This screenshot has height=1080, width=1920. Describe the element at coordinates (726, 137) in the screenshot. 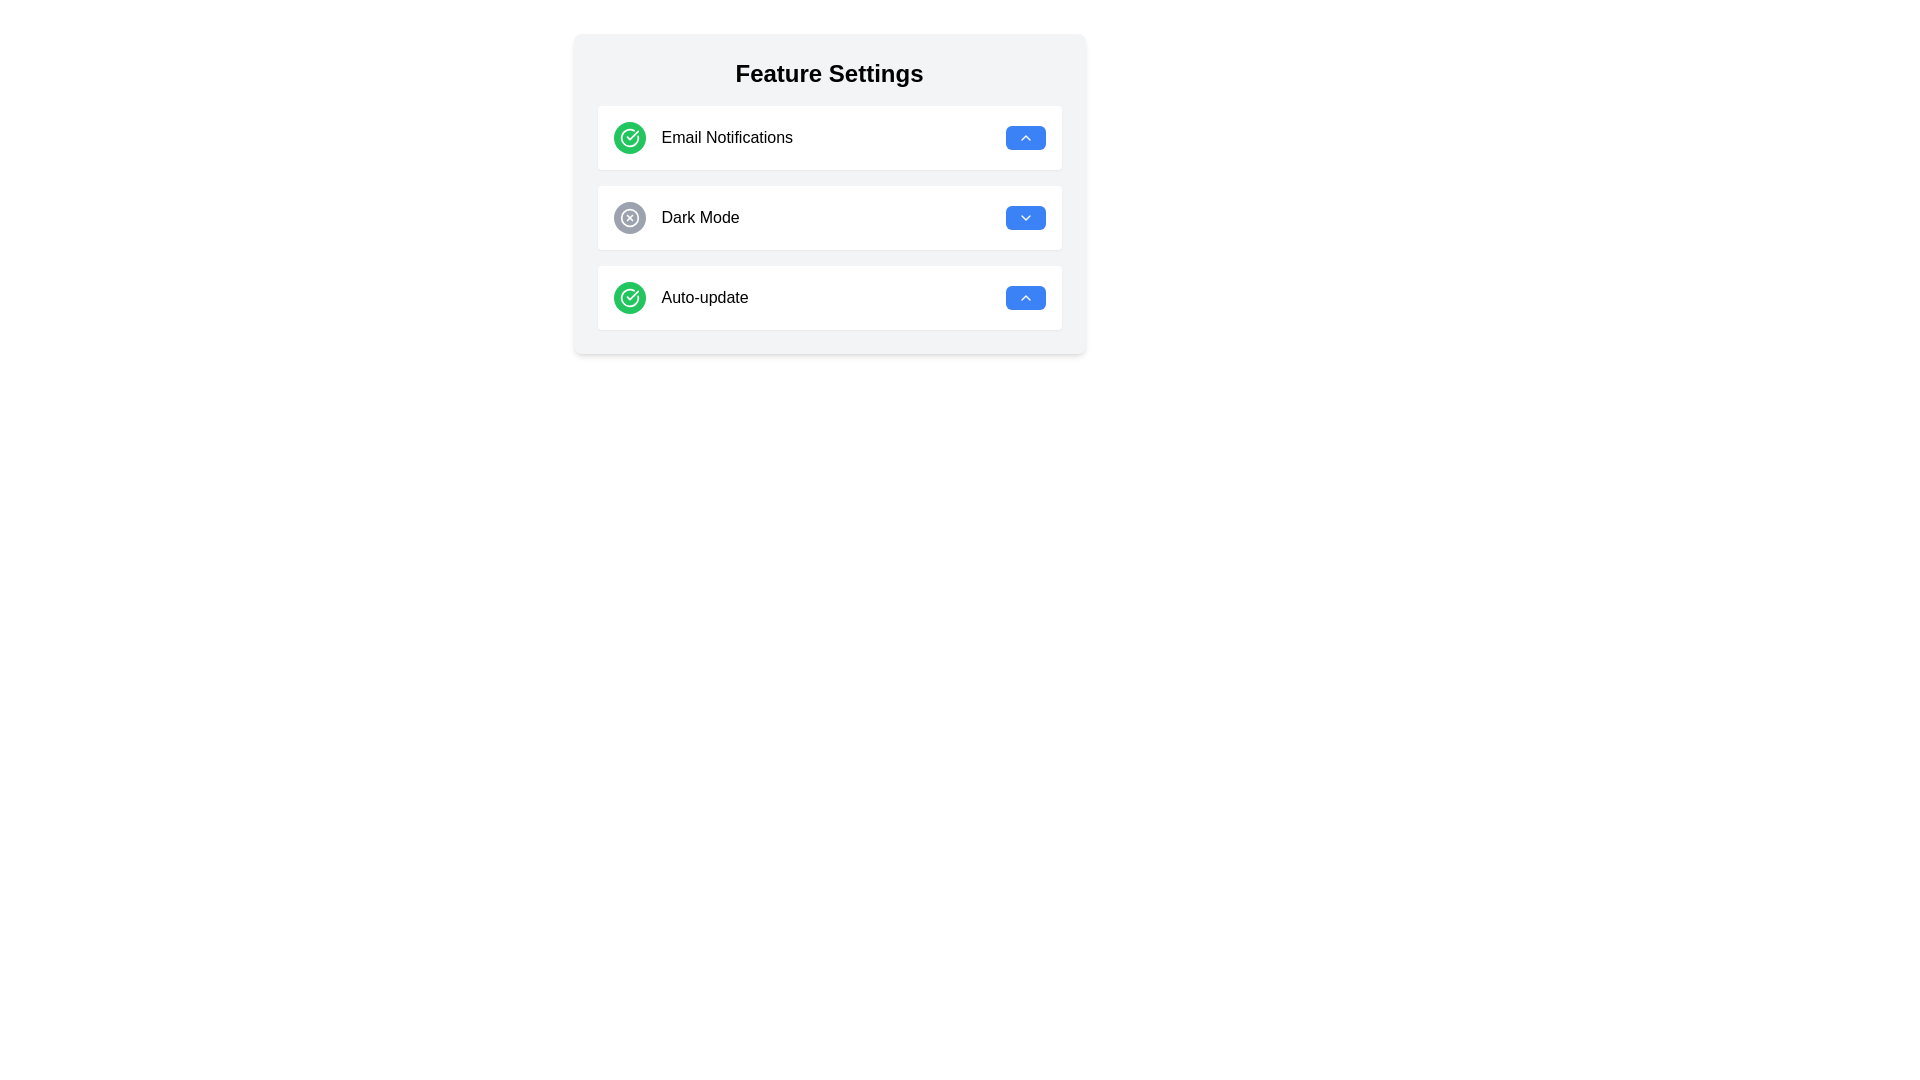

I see `text label that describes the functionality of enabling or disabling email notifications, located at the center of the first entry in the vertical list of settings options titled 'Feature Settings'` at that location.